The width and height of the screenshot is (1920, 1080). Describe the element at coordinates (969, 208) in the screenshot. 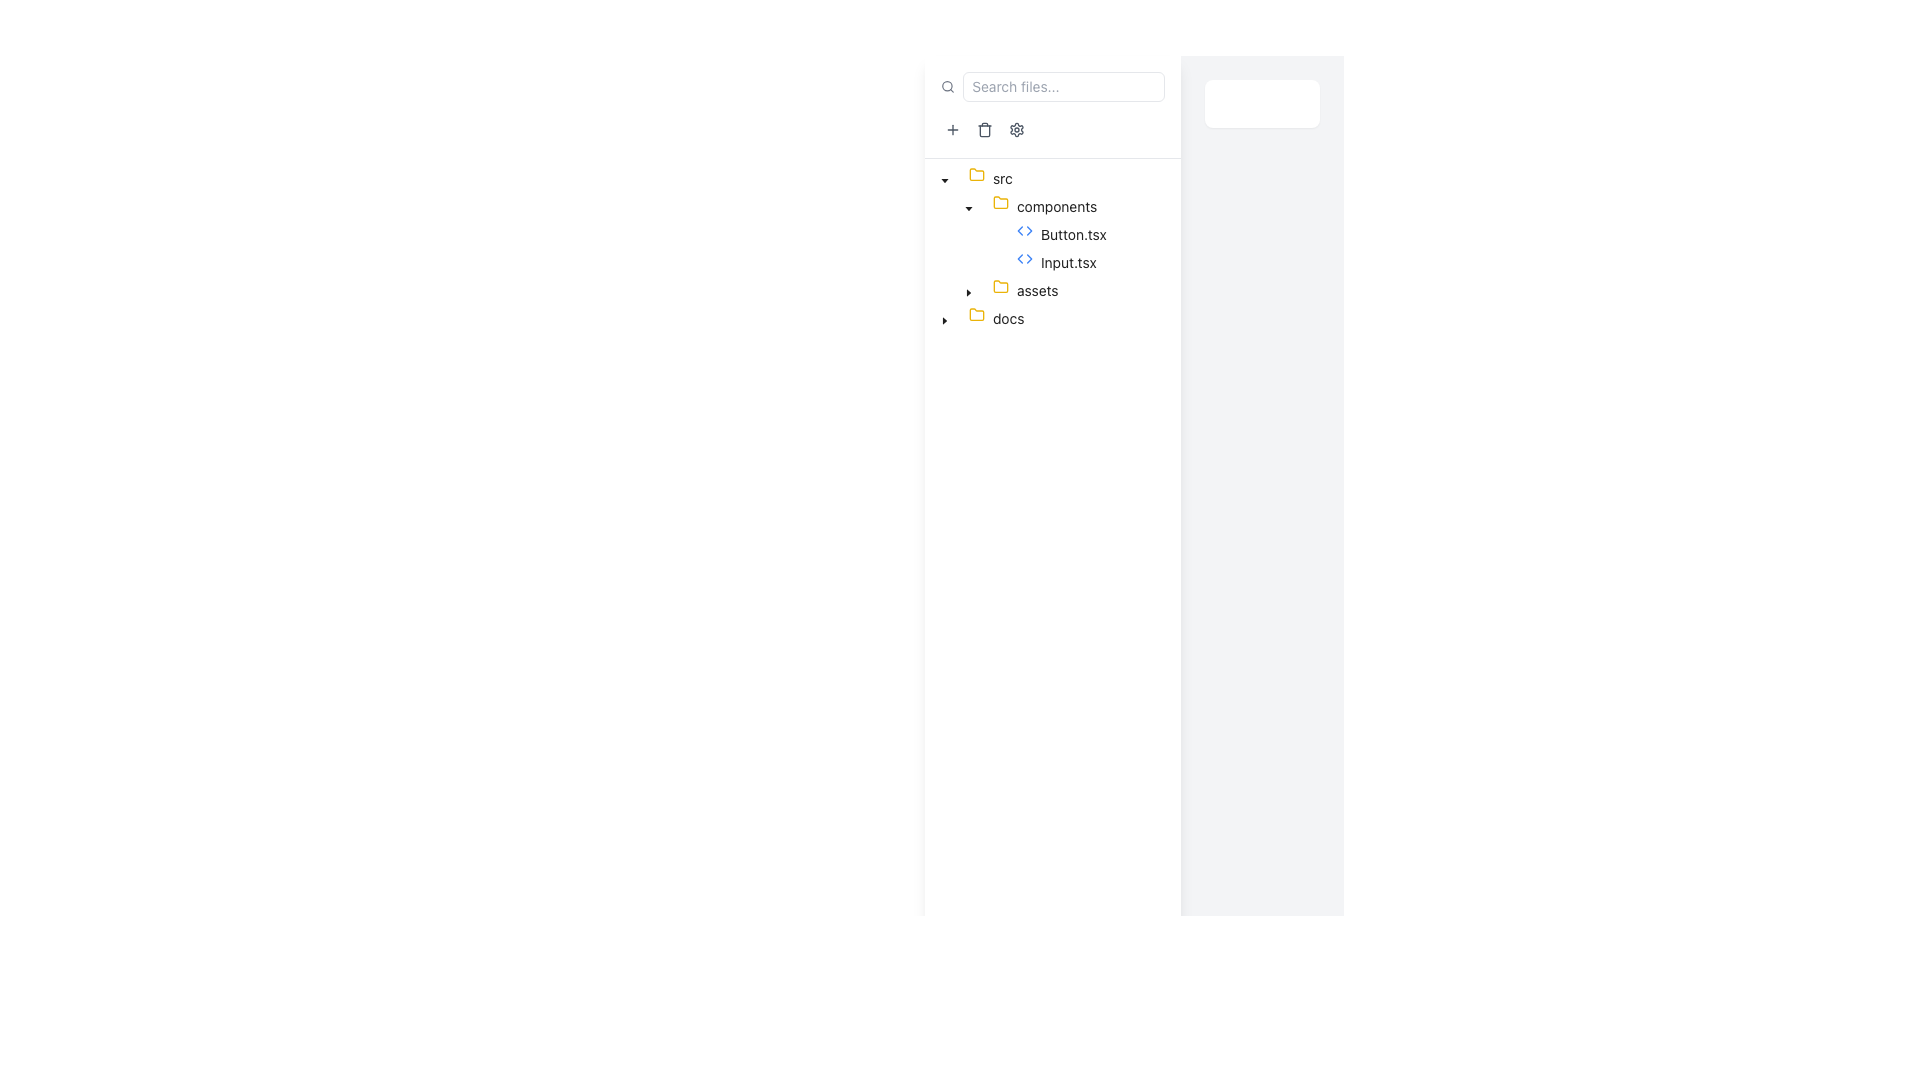

I see `the expansion icon next to the 'src' directory in the file navigation panel` at that location.